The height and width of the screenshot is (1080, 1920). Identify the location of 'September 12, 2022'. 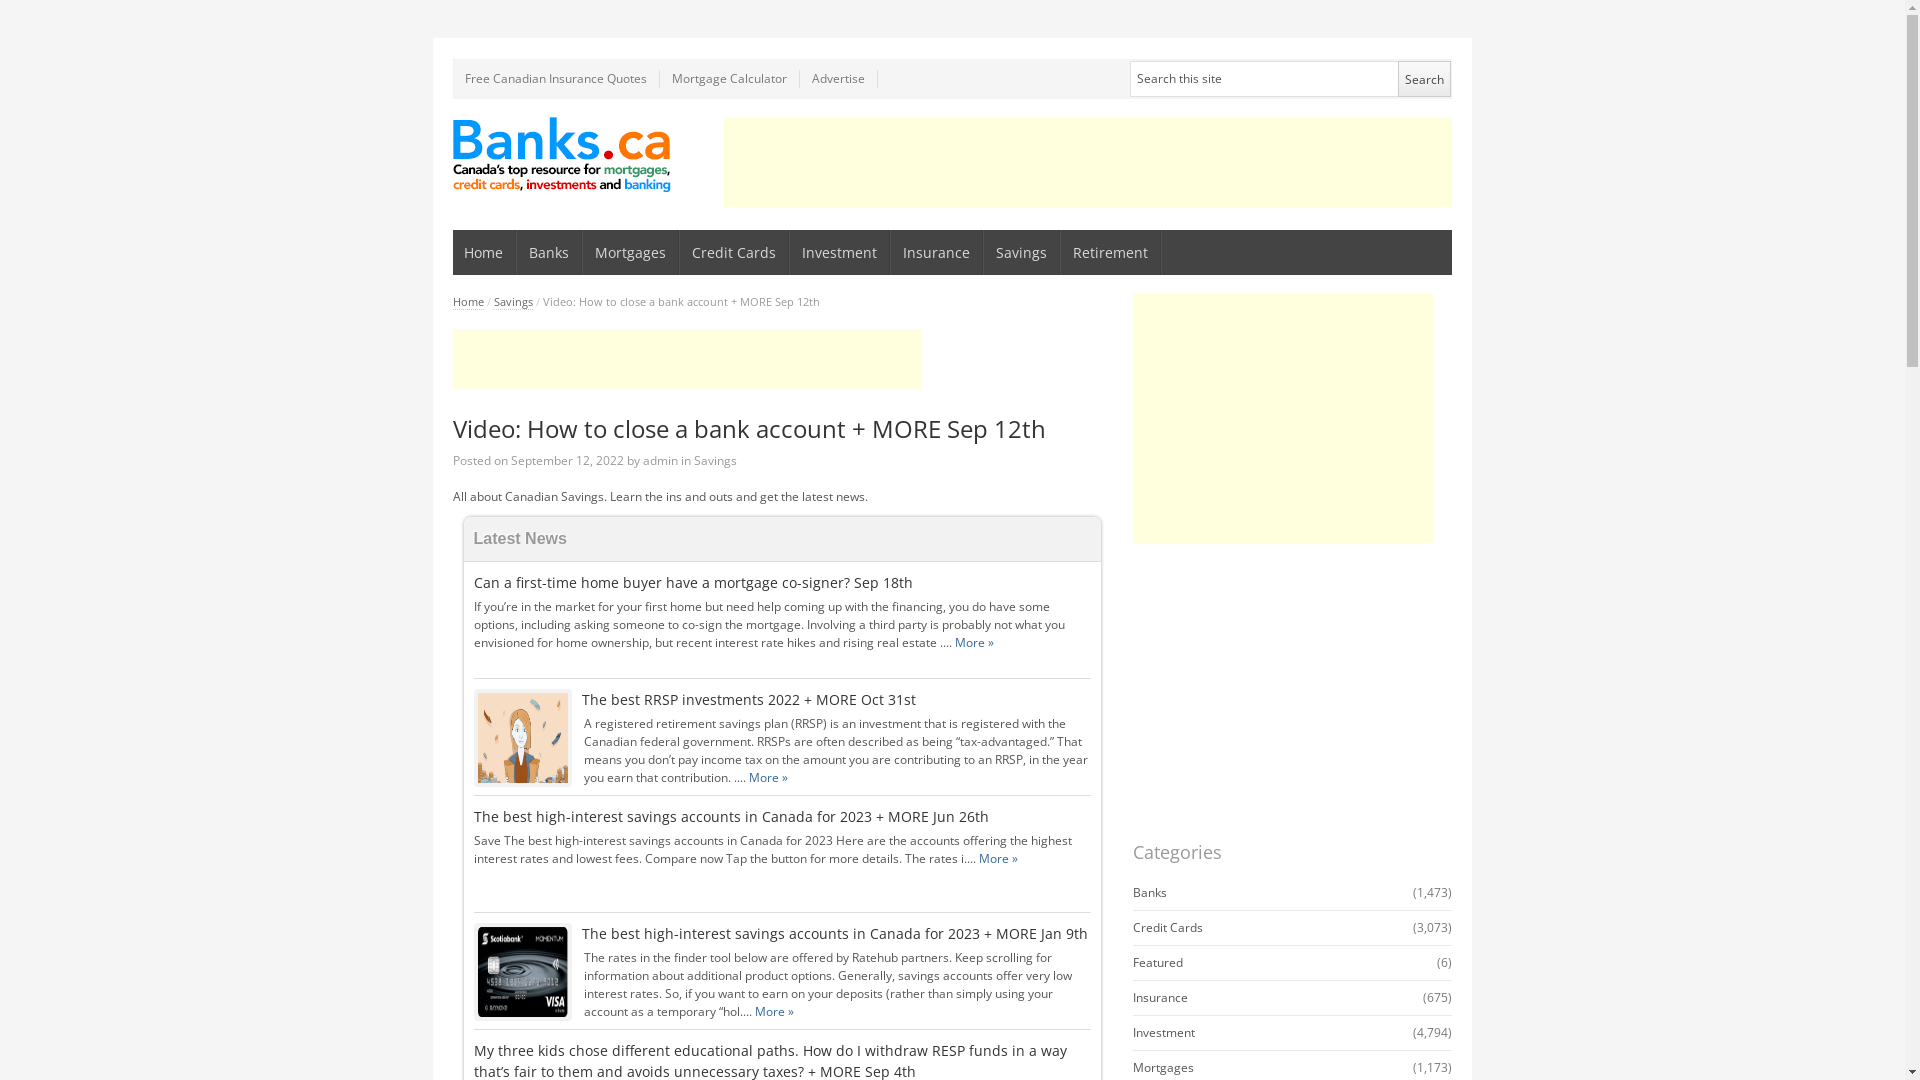
(565, 460).